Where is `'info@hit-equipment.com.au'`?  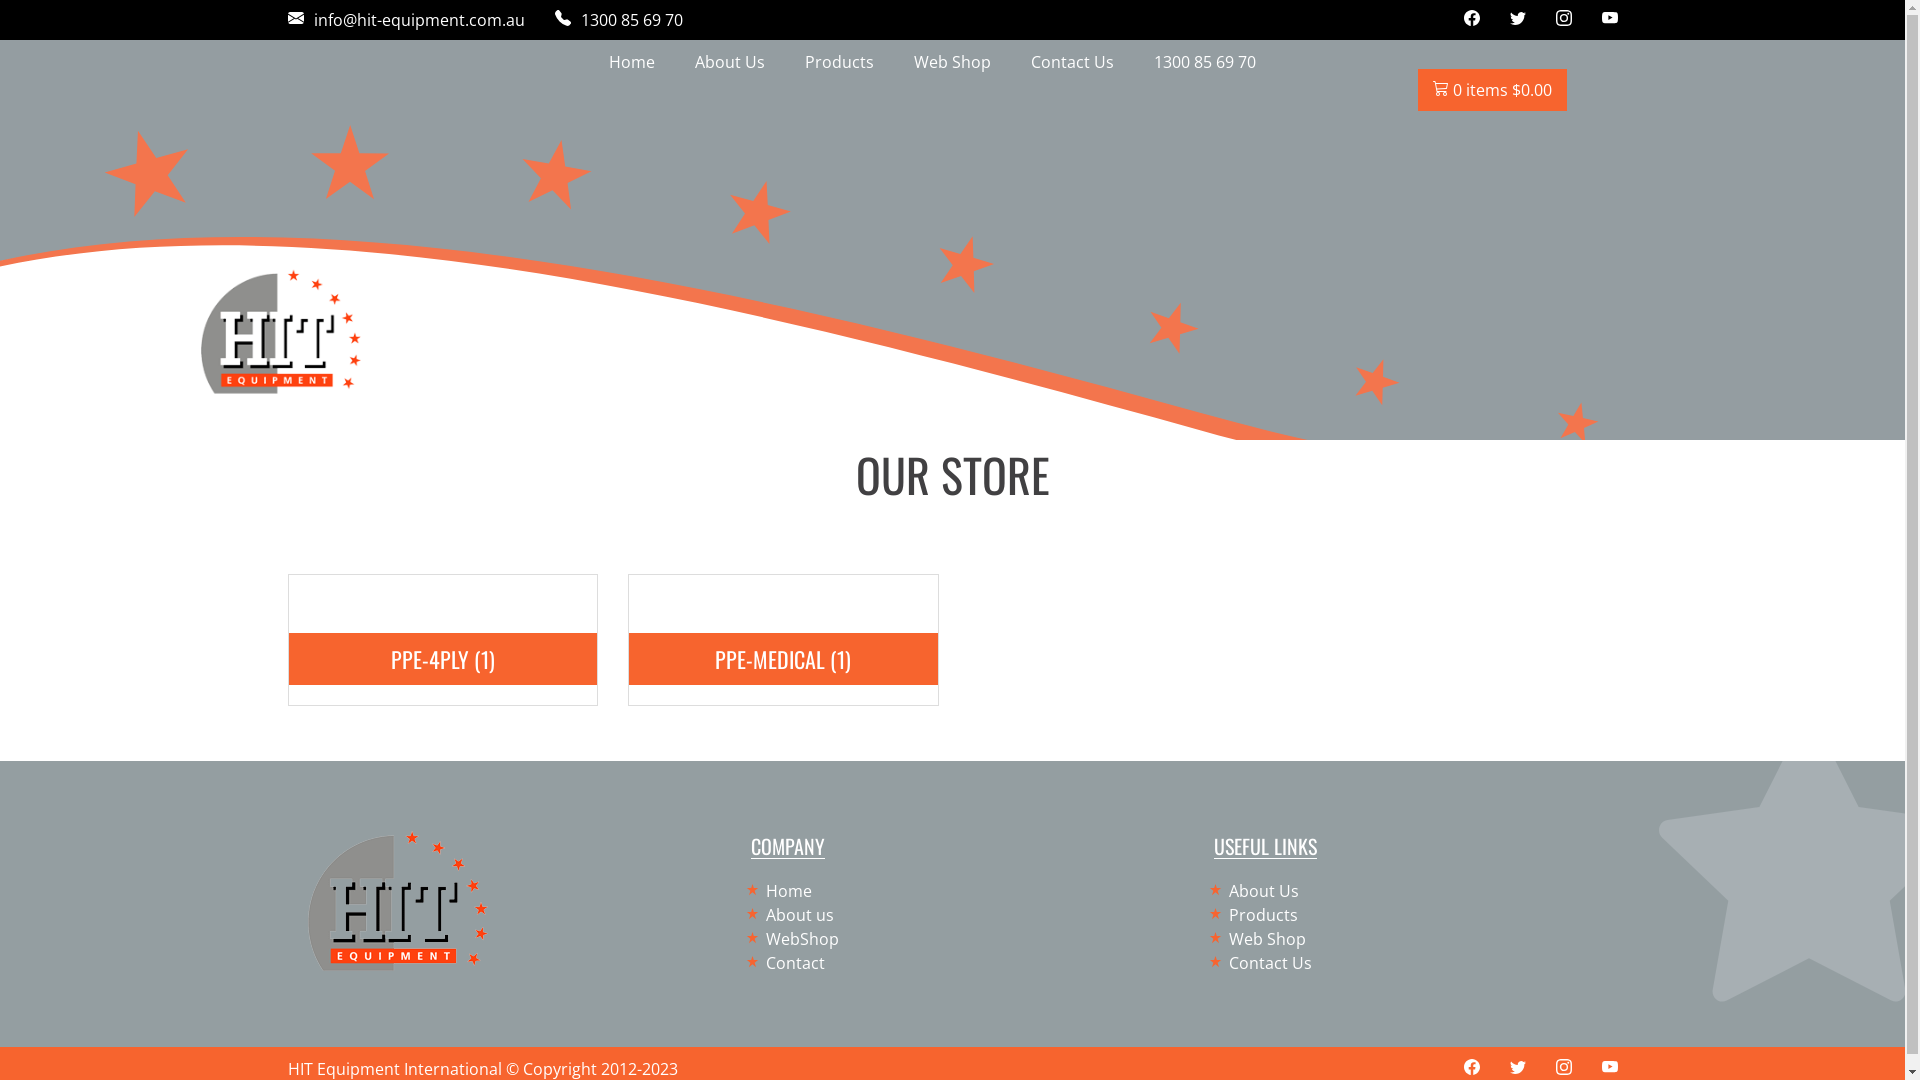 'info@hit-equipment.com.au' is located at coordinates (405, 19).